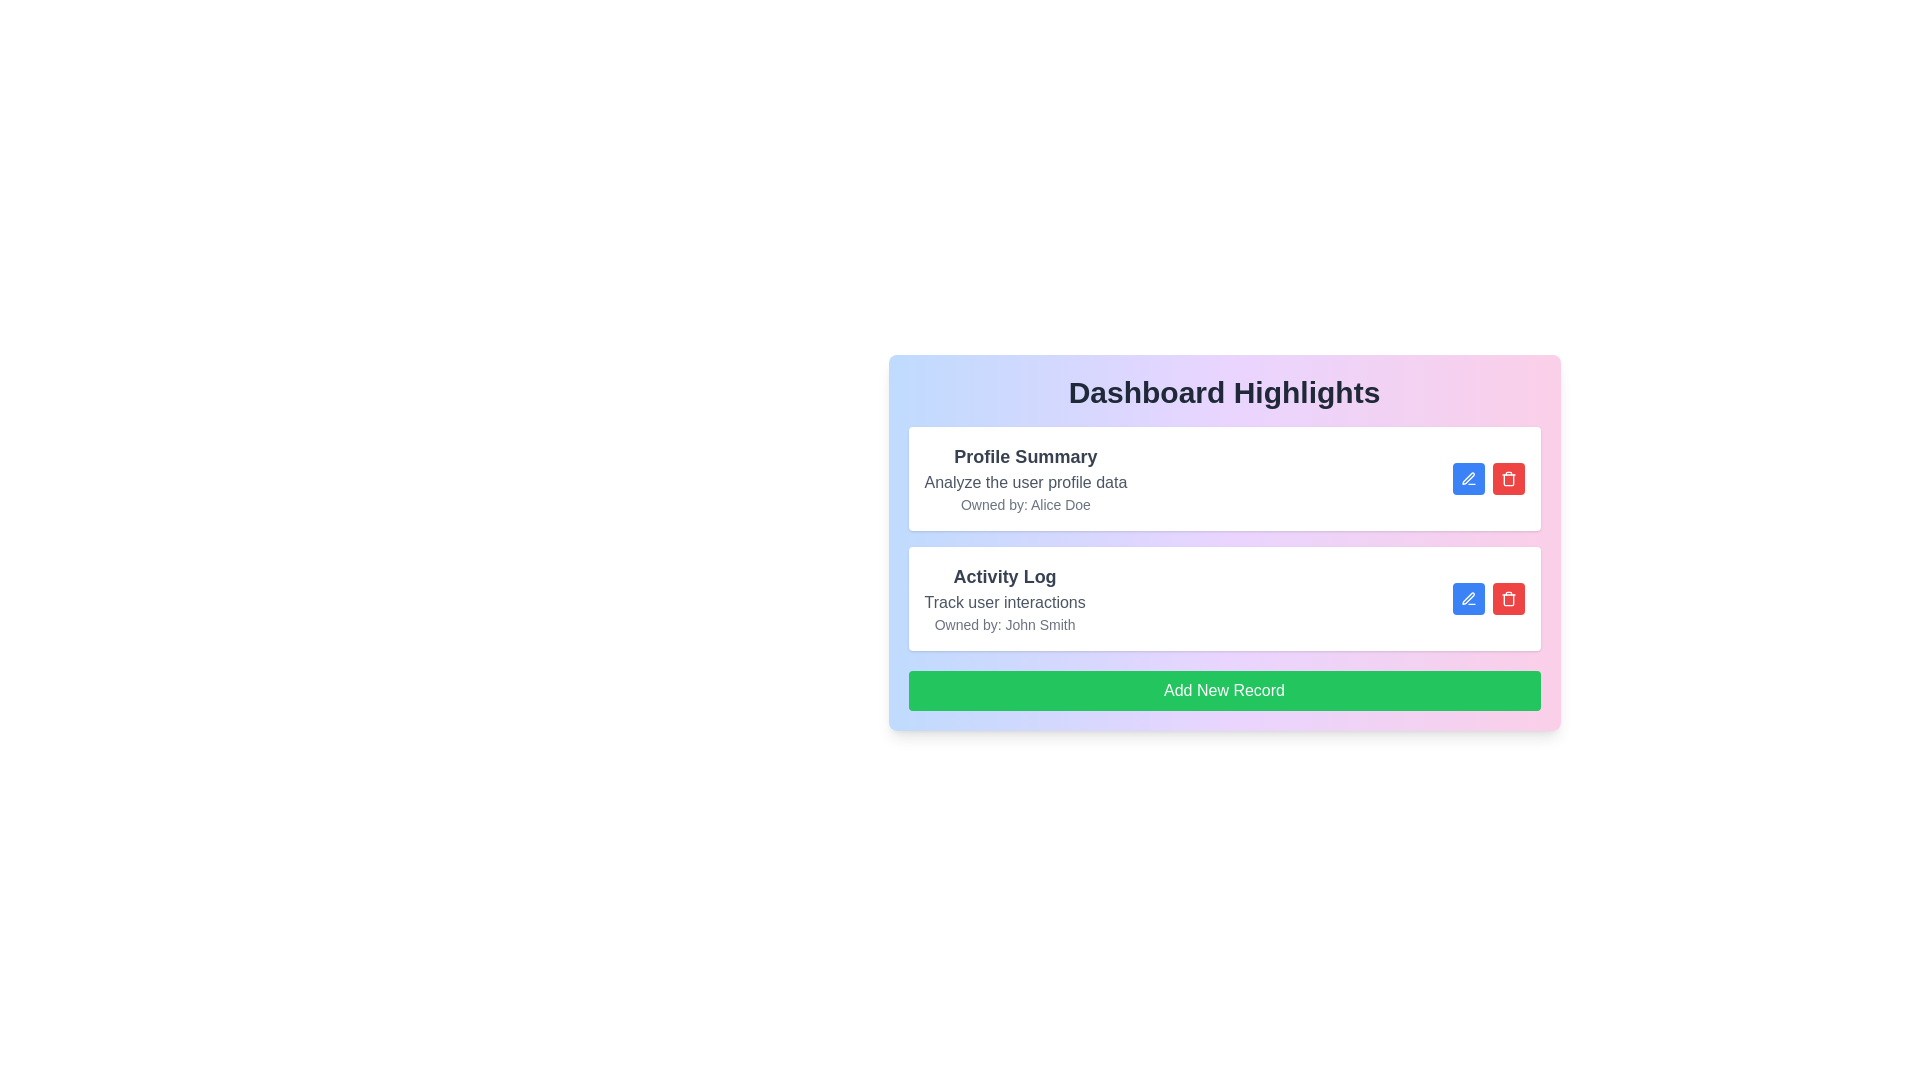  What do you see at coordinates (1468, 597) in the screenshot?
I see `the blue pen icon button located in the 'Activity Log' panel` at bounding box center [1468, 597].